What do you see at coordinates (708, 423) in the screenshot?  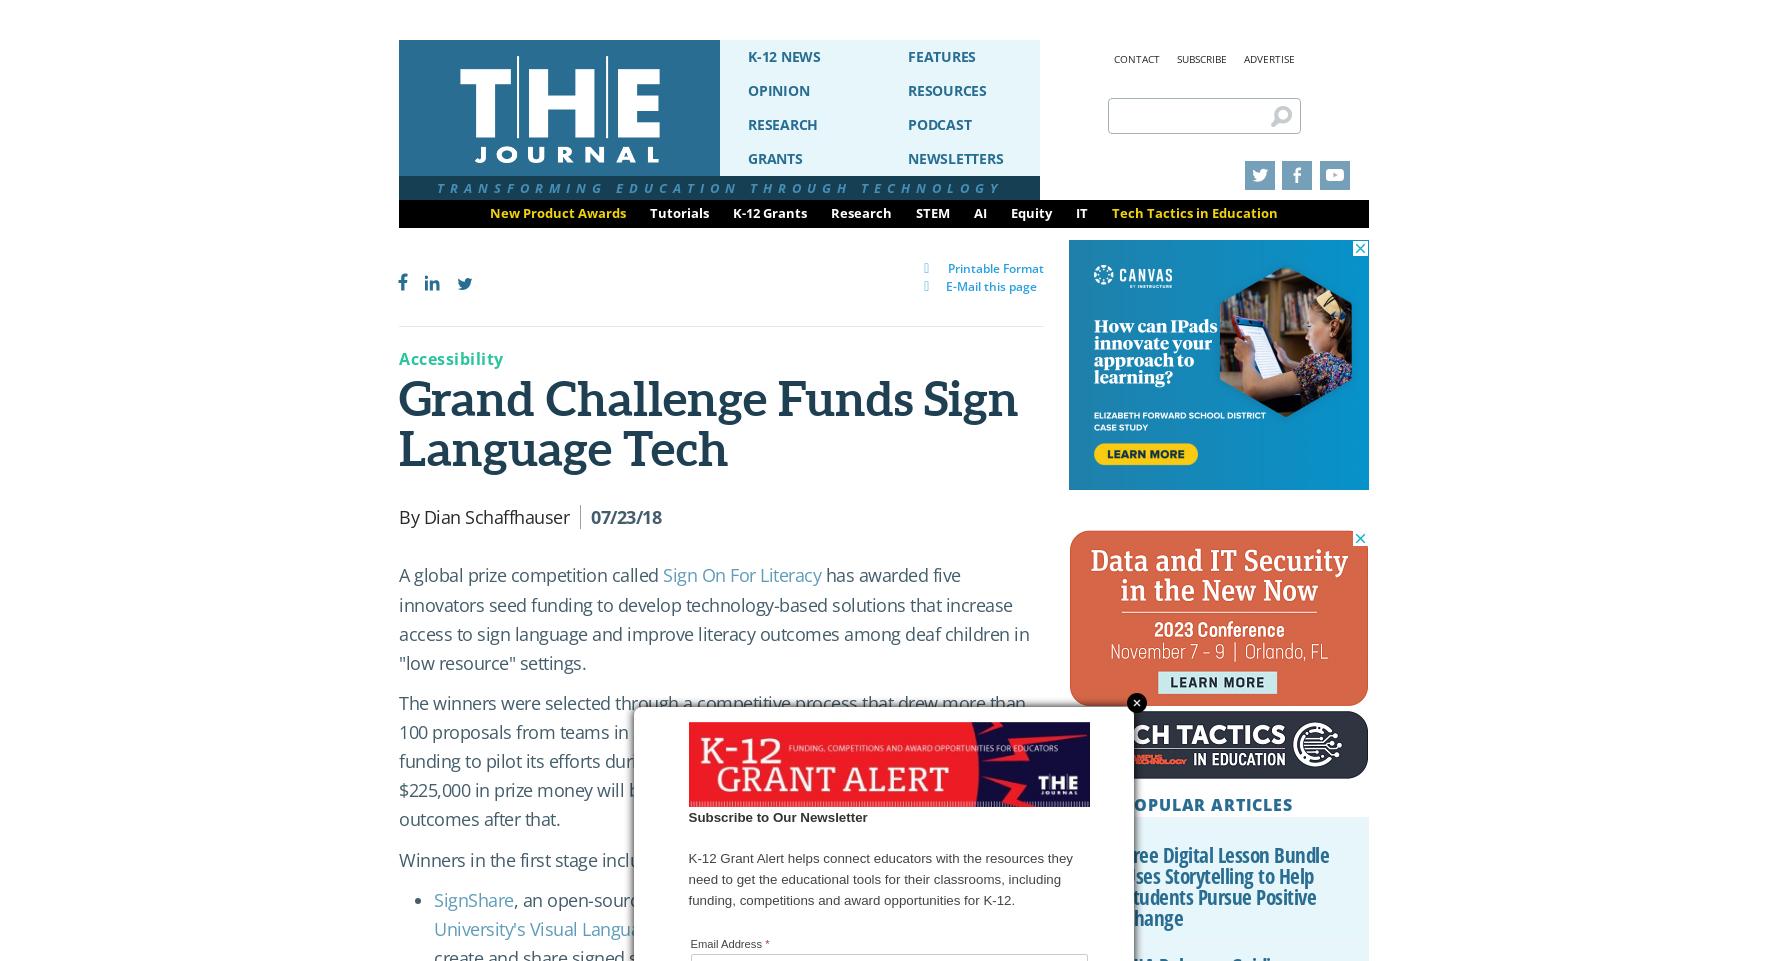 I see `'Grand Challenge Funds Sign Language Tech'` at bounding box center [708, 423].